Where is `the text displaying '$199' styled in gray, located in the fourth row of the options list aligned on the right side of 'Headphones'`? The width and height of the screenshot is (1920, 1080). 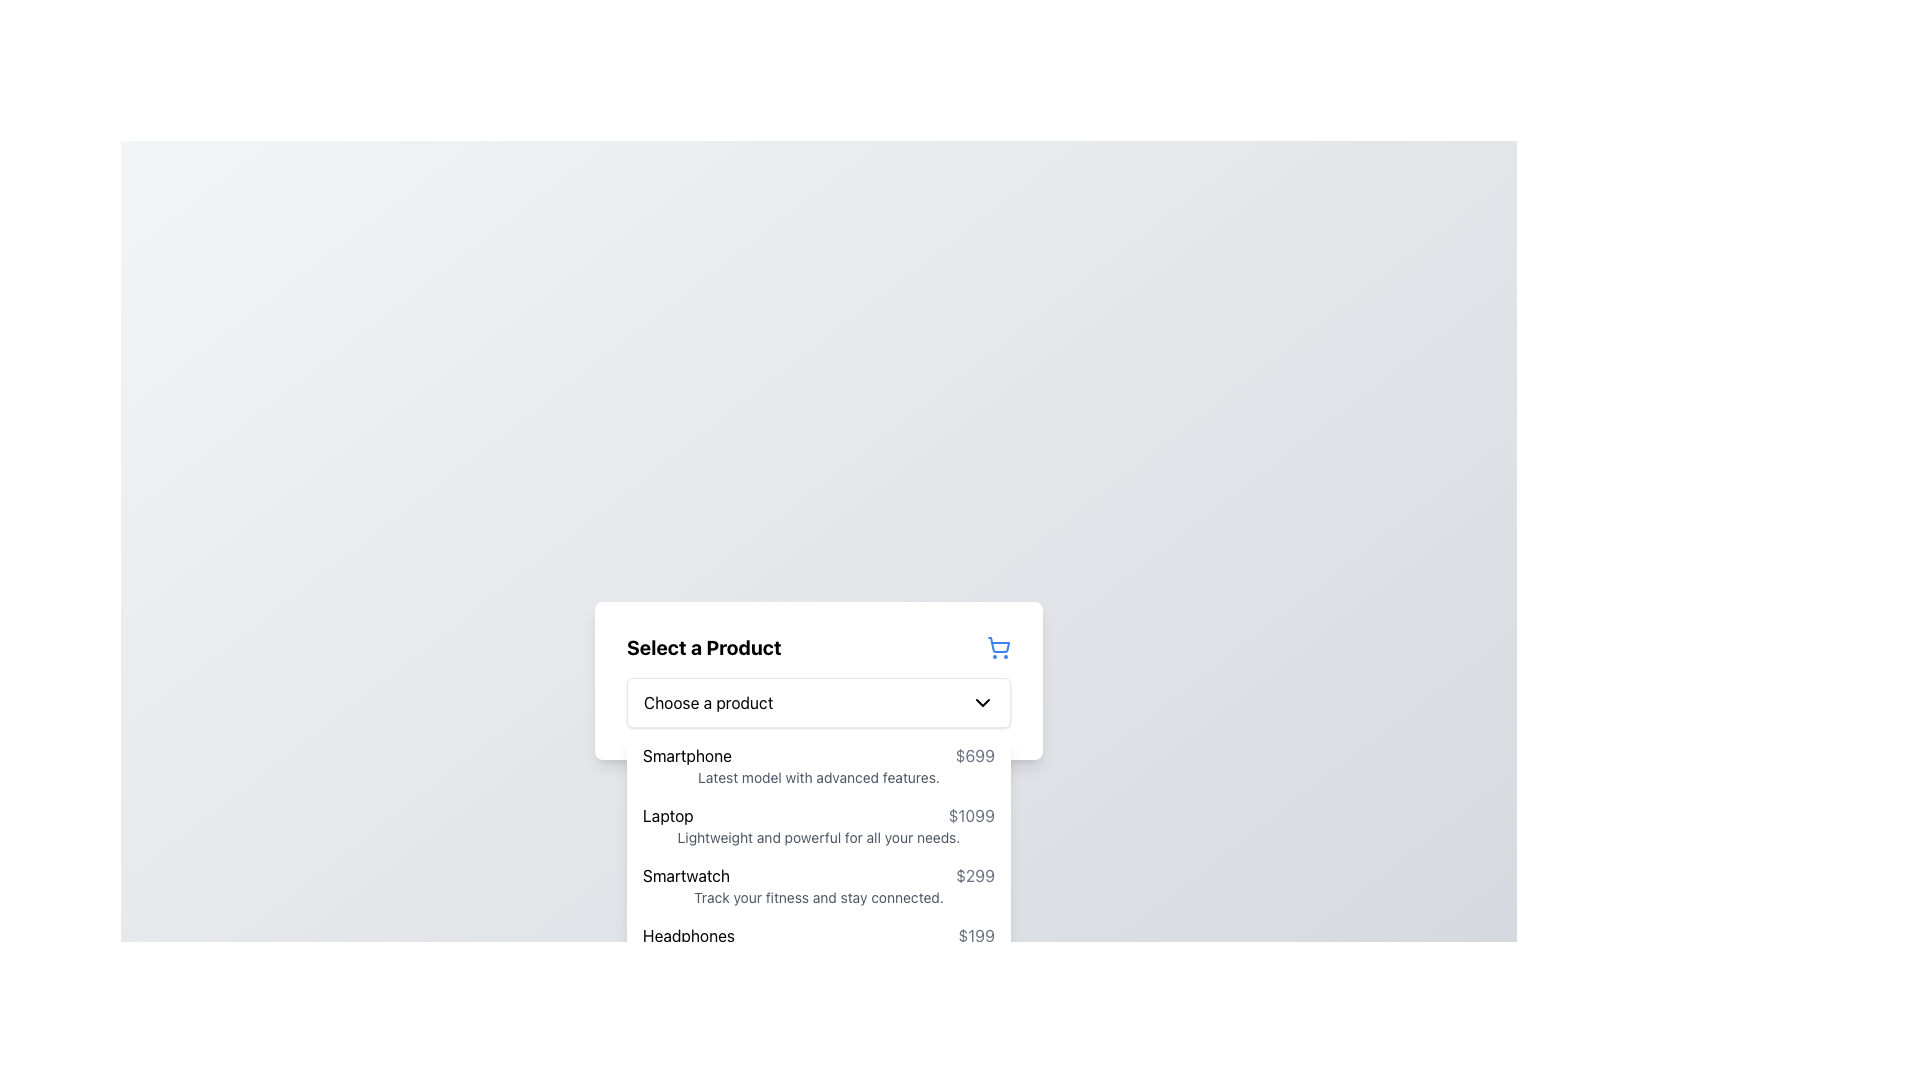 the text displaying '$199' styled in gray, located in the fourth row of the options list aligned on the right side of 'Headphones' is located at coordinates (976, 936).